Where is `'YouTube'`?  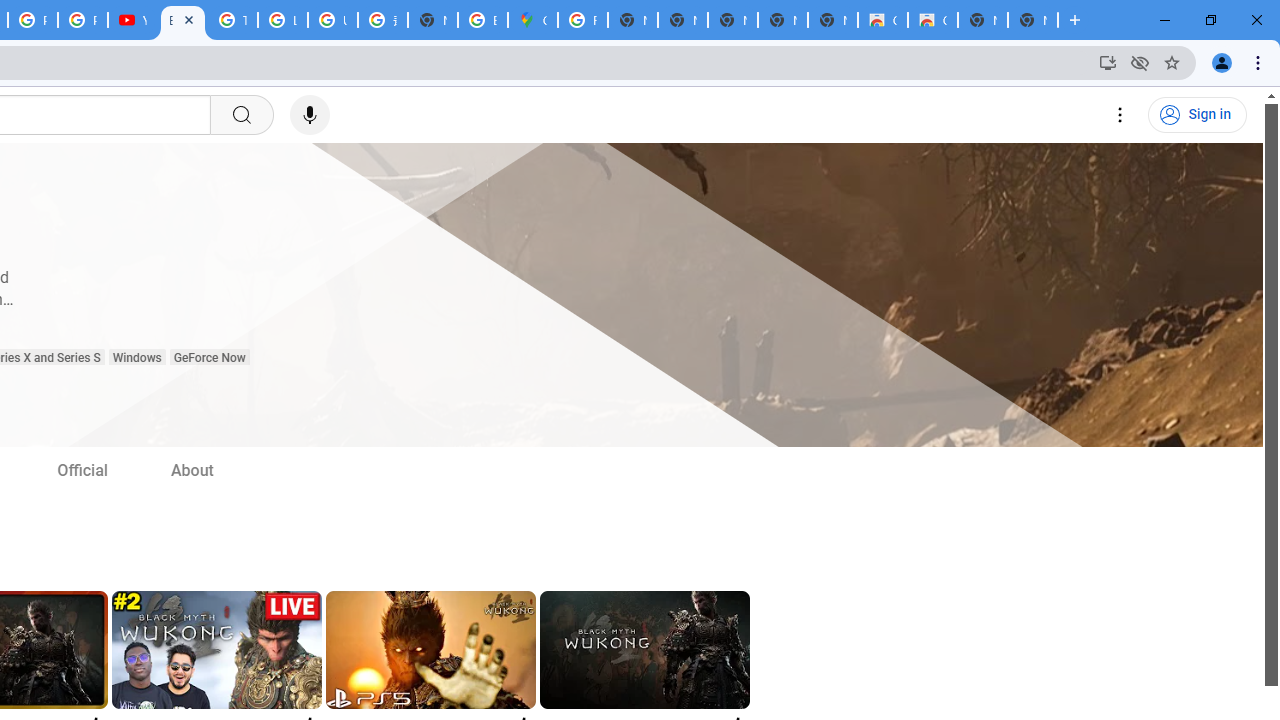 'YouTube' is located at coordinates (131, 20).